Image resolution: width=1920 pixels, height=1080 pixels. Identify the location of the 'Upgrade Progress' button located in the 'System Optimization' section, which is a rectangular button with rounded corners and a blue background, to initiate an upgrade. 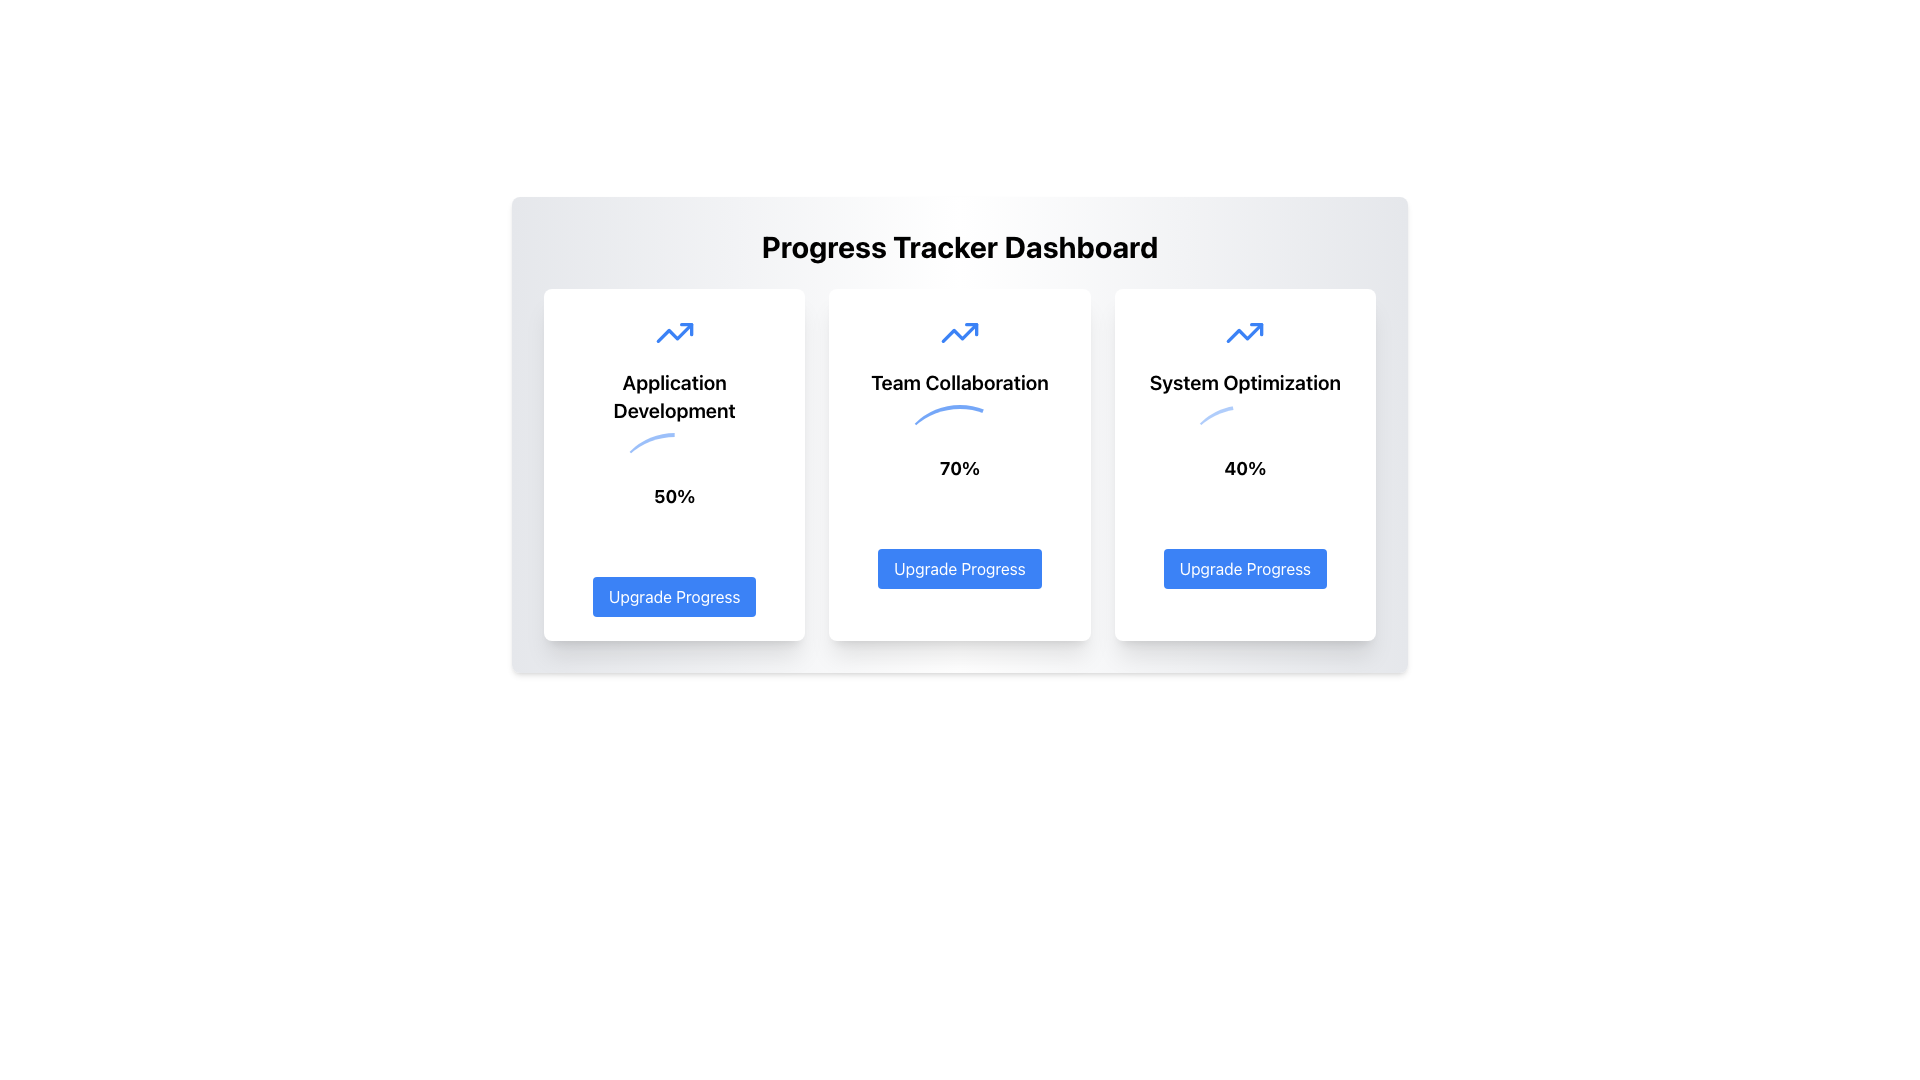
(1244, 569).